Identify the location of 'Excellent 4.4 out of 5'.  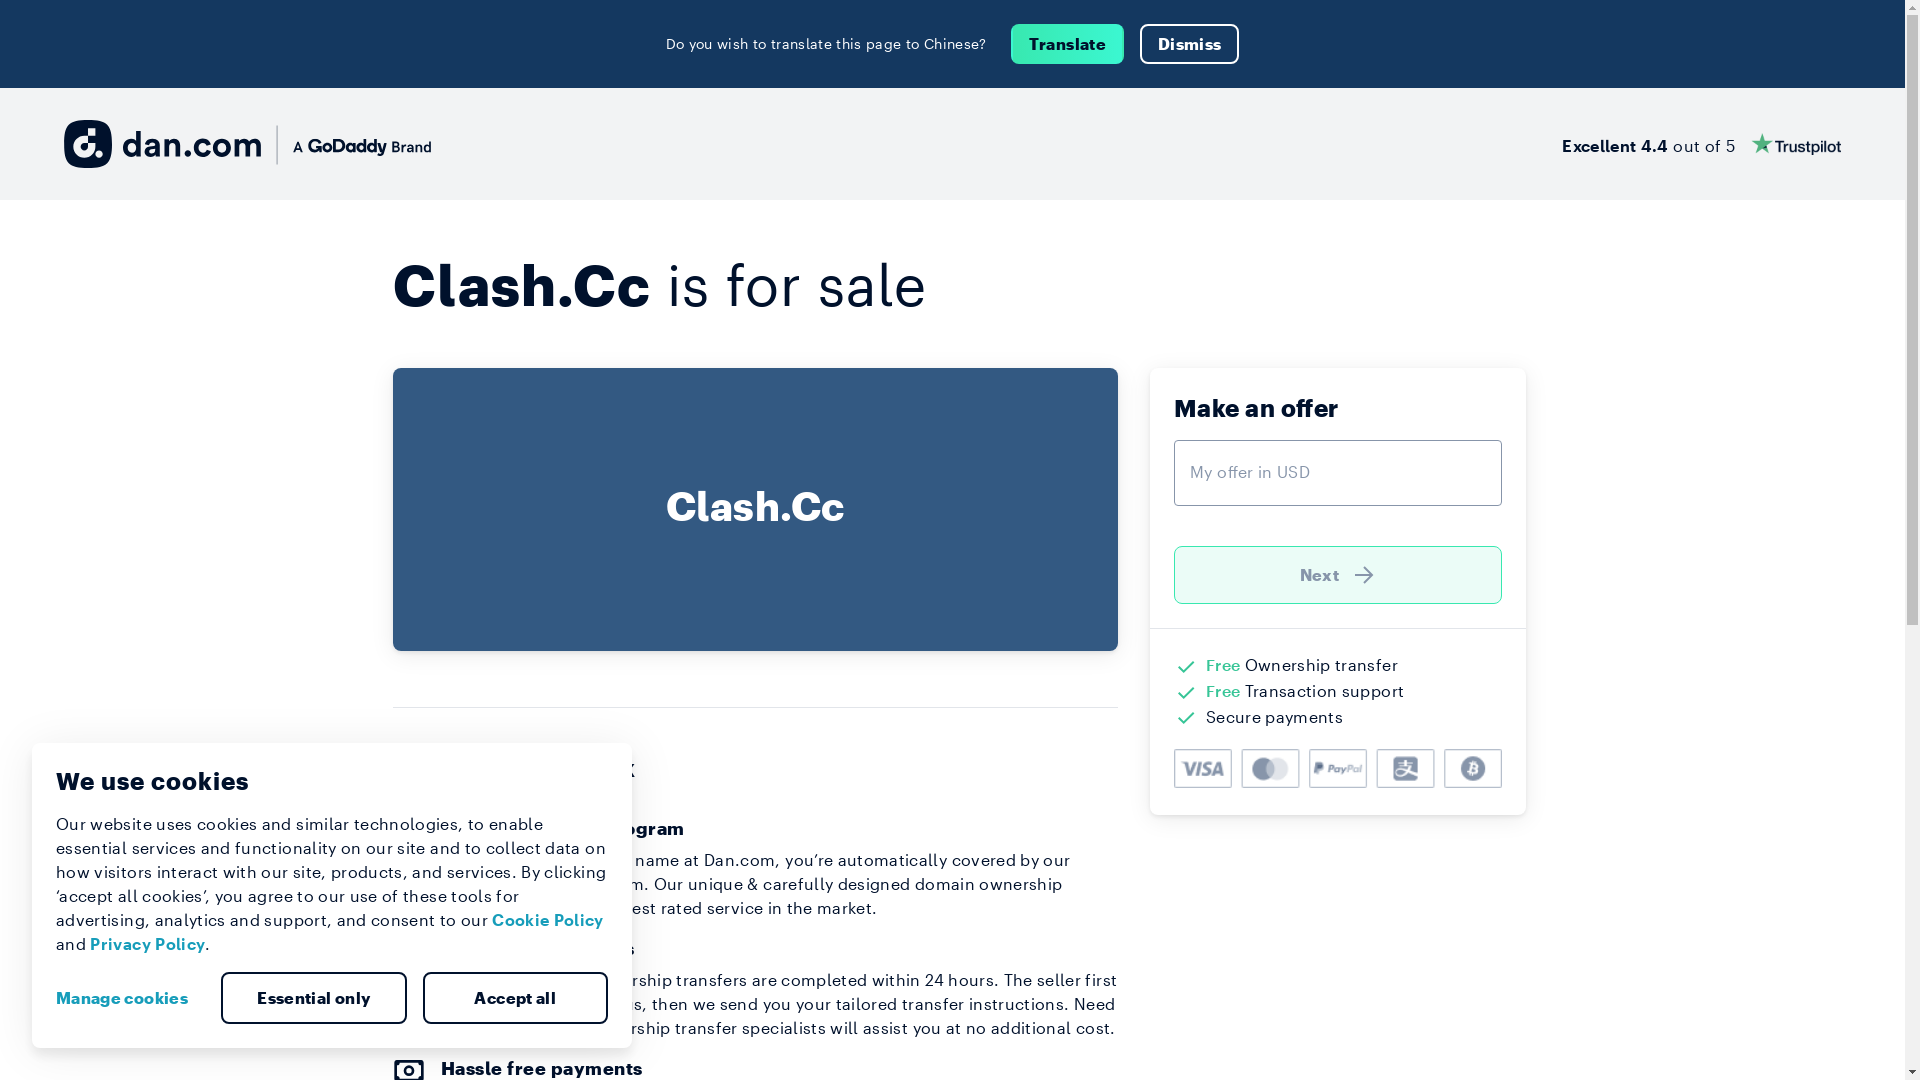
(1560, 142).